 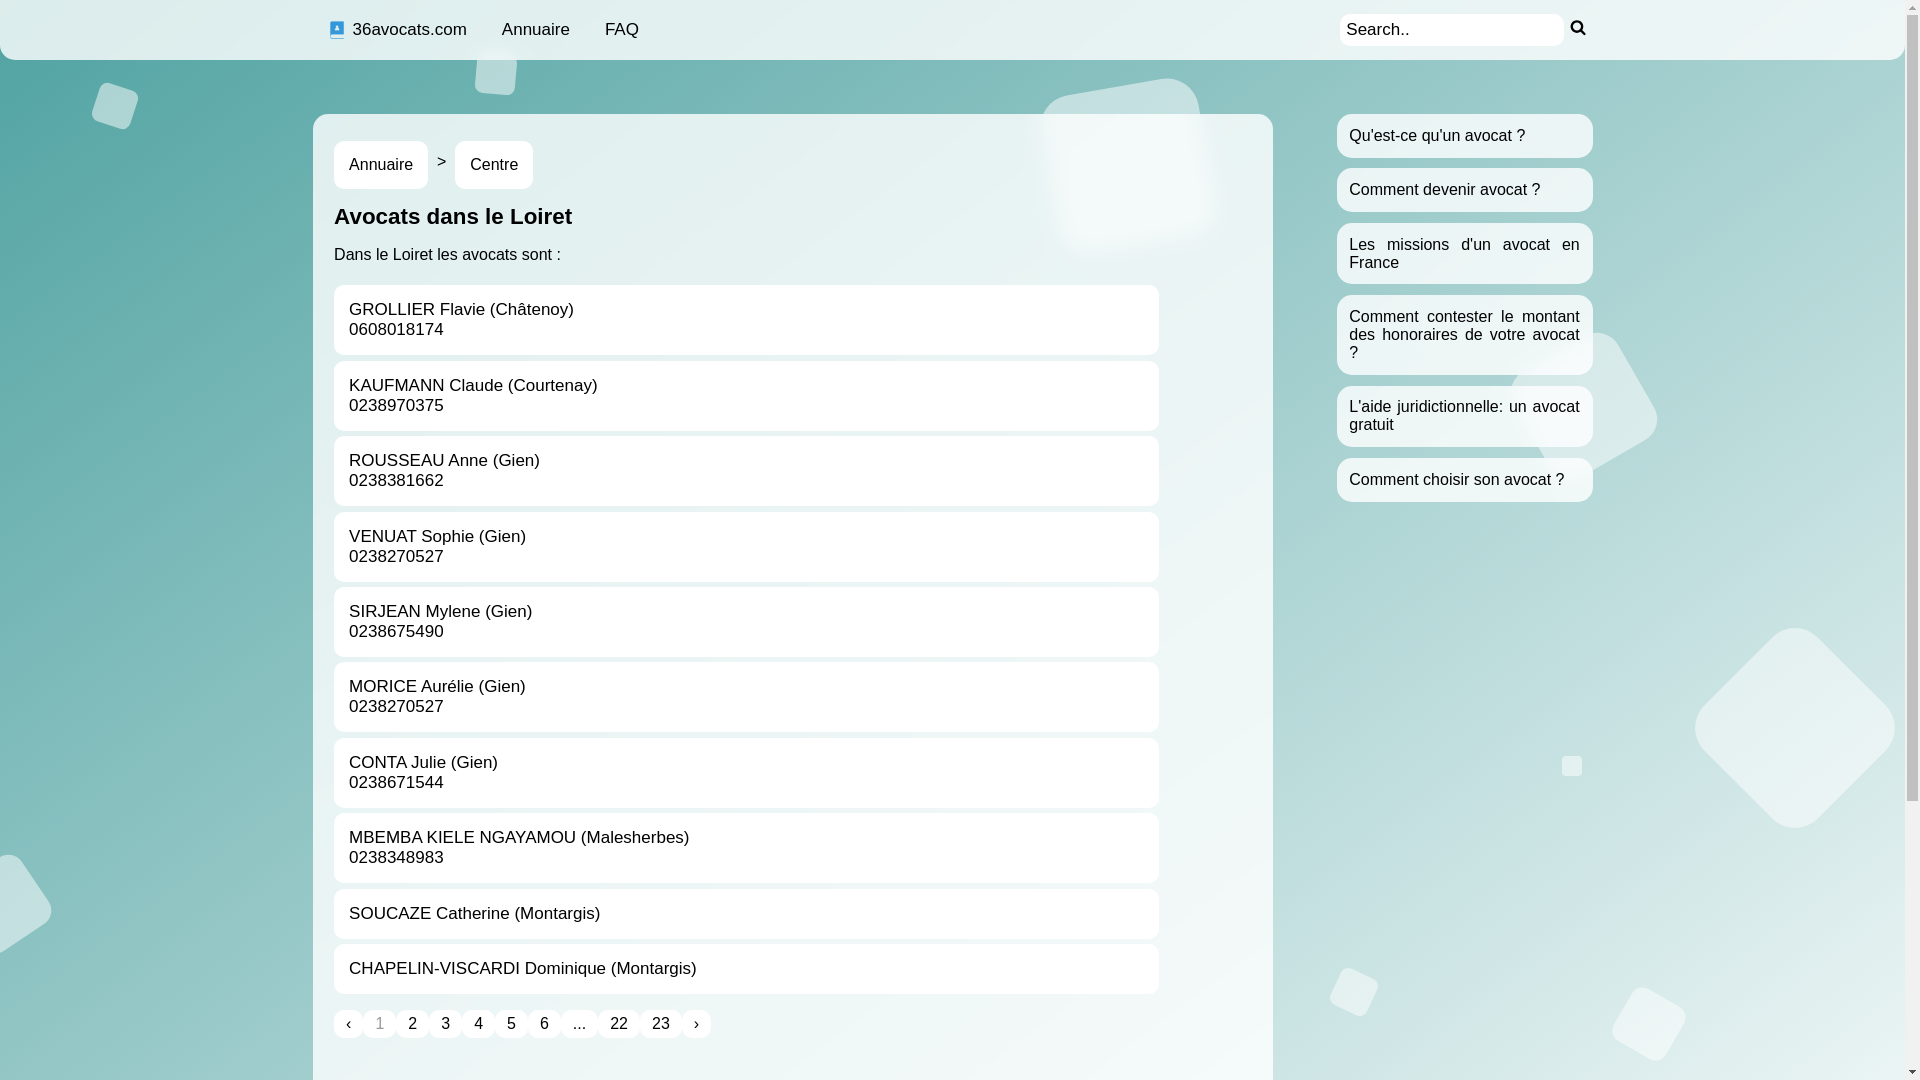 What do you see at coordinates (1464, 252) in the screenshot?
I see `'Les missions d'un avocat en France'` at bounding box center [1464, 252].